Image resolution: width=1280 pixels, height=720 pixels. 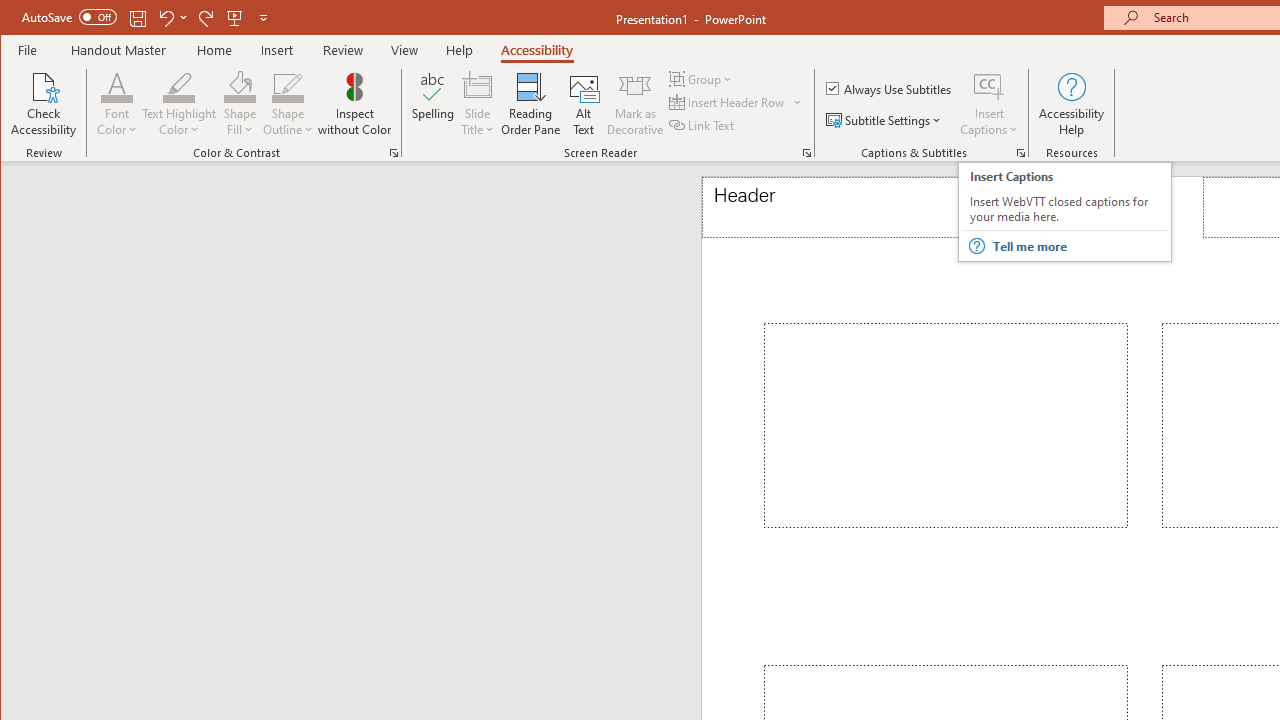 I want to click on 'Inspect without Color', so click(x=355, y=104).